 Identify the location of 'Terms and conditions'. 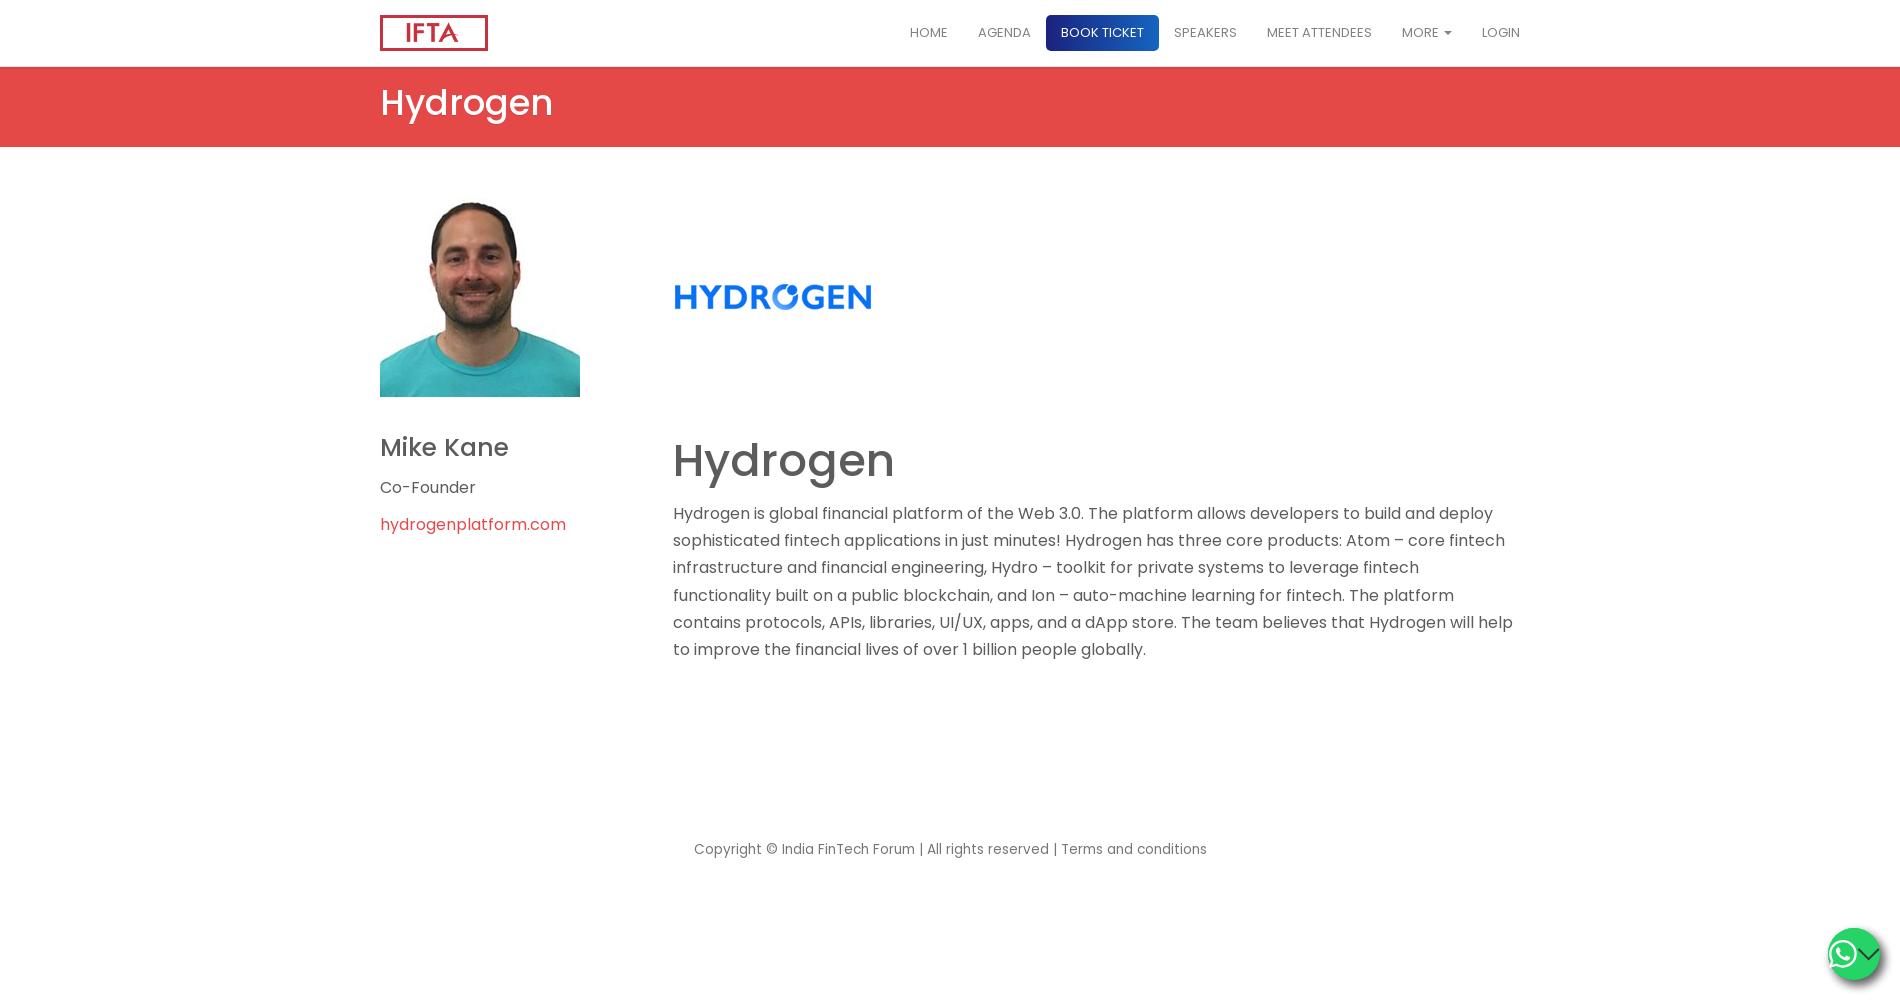
(1132, 848).